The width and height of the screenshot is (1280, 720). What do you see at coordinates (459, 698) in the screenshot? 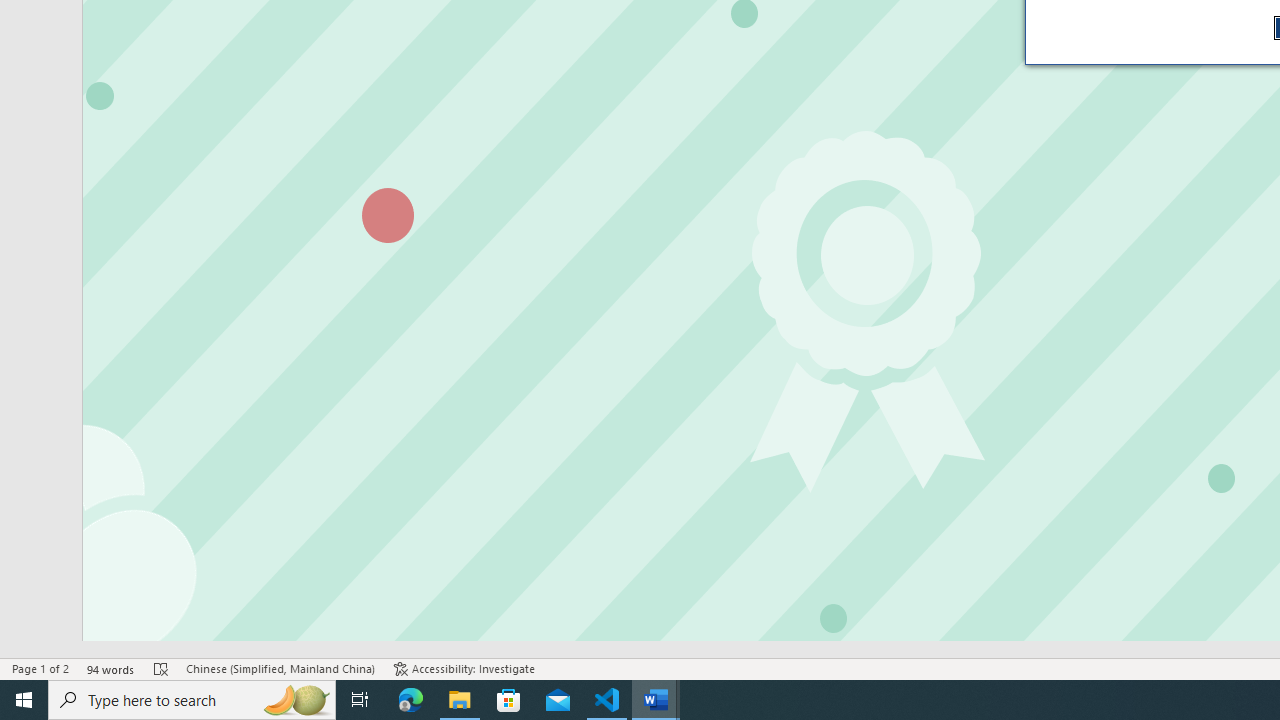
I see `'File Explorer - 1 running window'` at bounding box center [459, 698].